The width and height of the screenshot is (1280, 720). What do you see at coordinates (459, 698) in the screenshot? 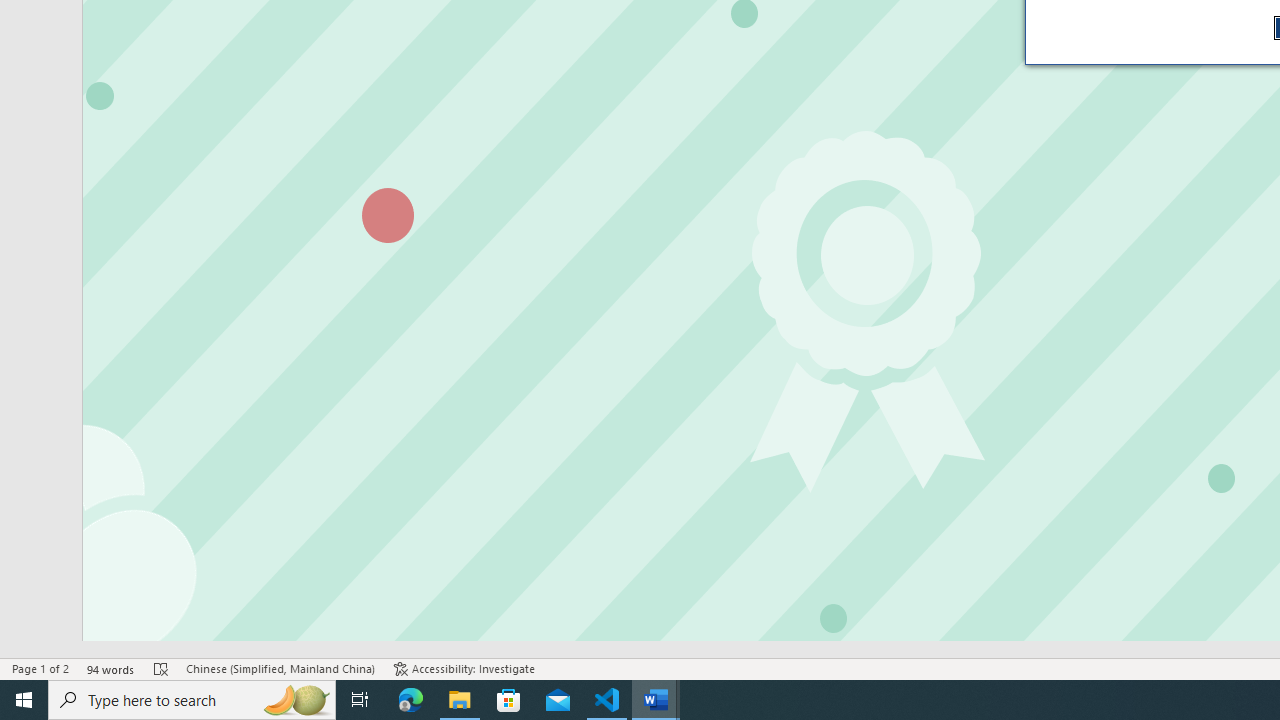
I see `'File Explorer - 1 running window'` at bounding box center [459, 698].